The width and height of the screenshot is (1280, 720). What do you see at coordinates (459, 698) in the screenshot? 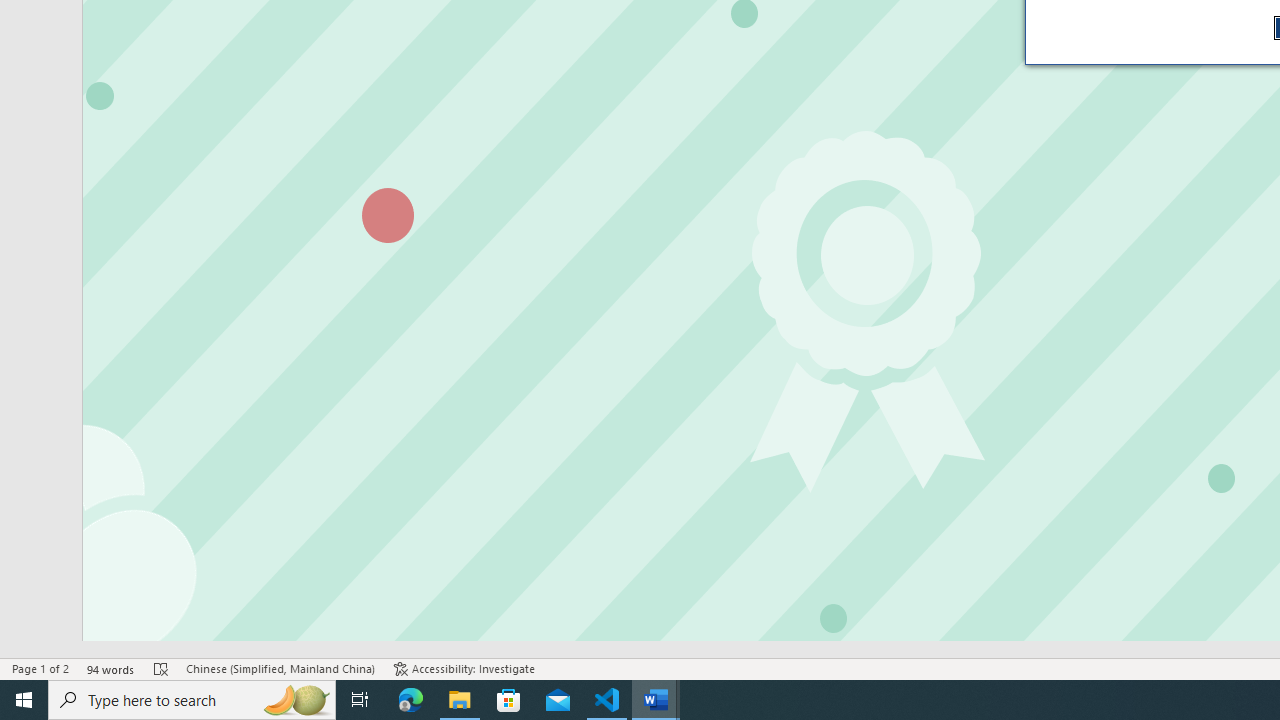
I see `'File Explorer - 1 running window'` at bounding box center [459, 698].